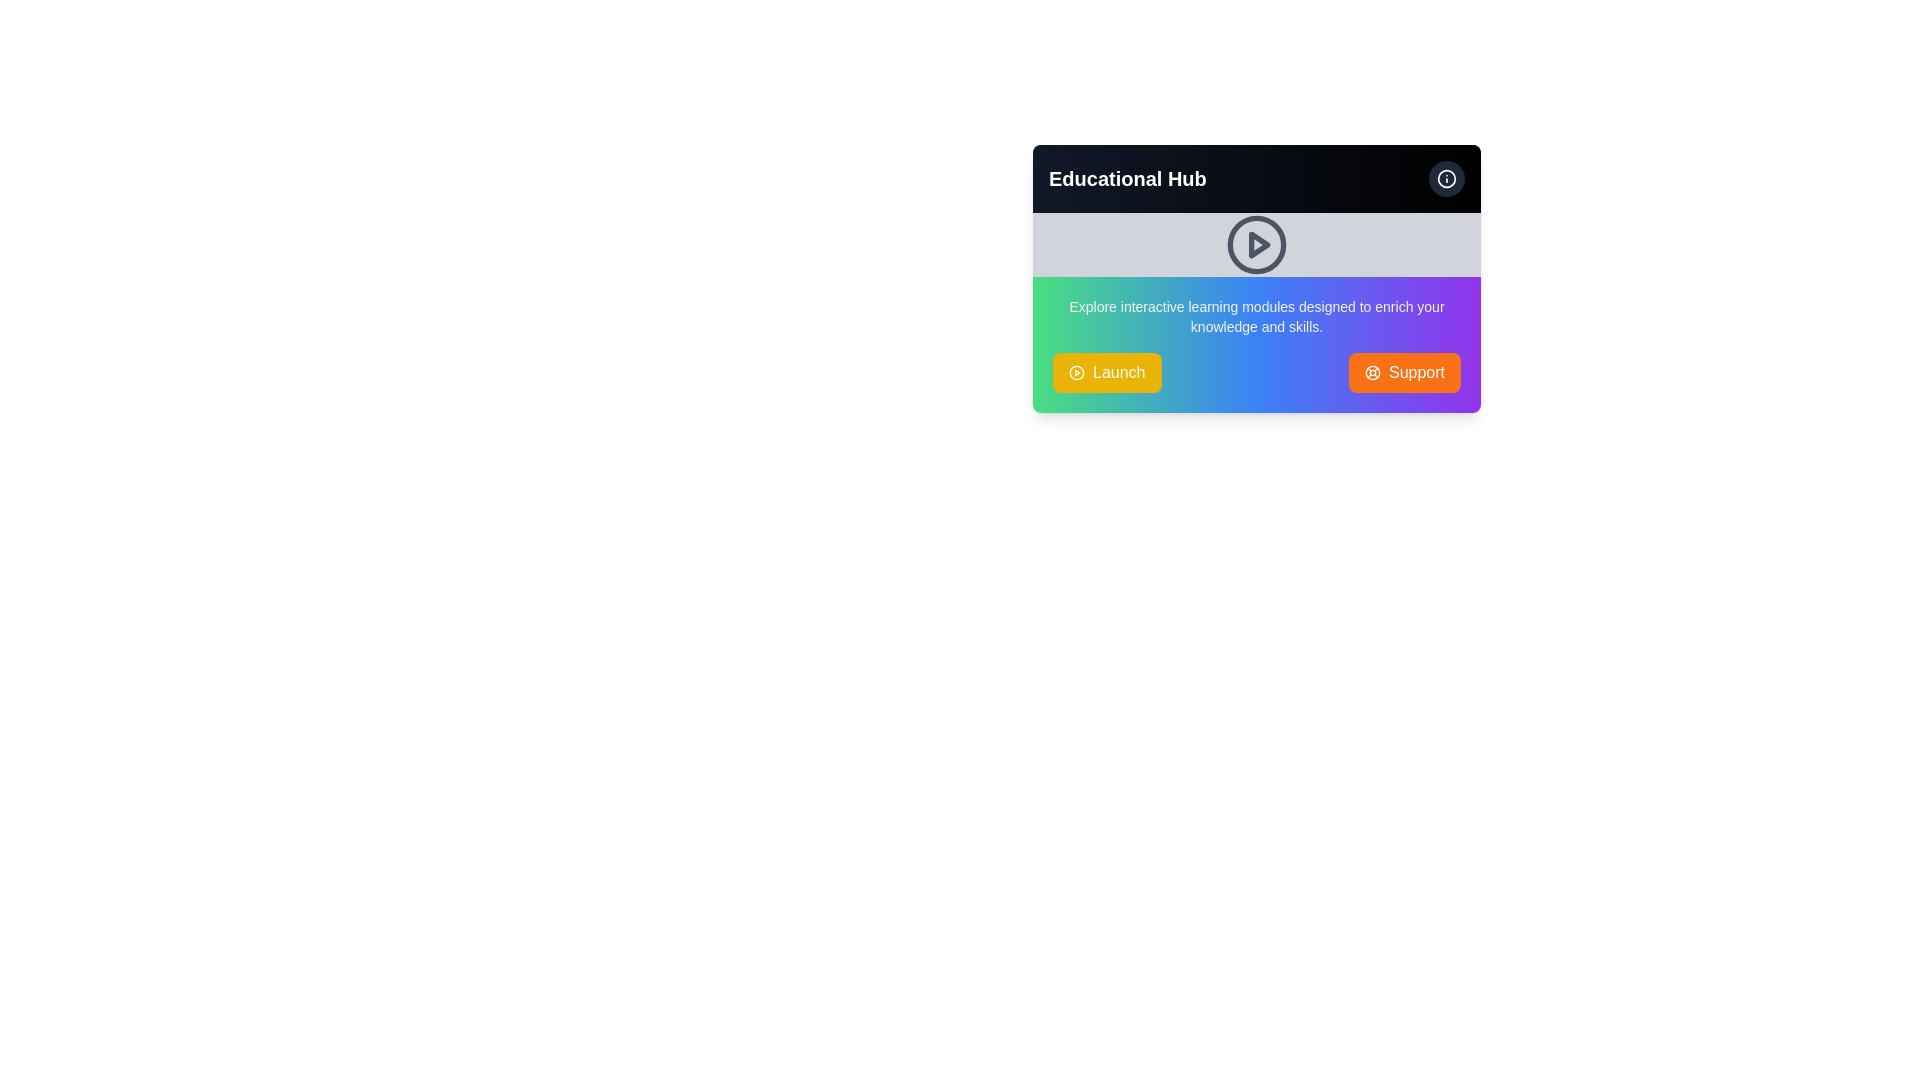 This screenshot has width=1920, height=1080. What do you see at coordinates (1446, 177) in the screenshot?
I see `the information icon located at the top-right corner of the 'Educational Hub' card` at bounding box center [1446, 177].